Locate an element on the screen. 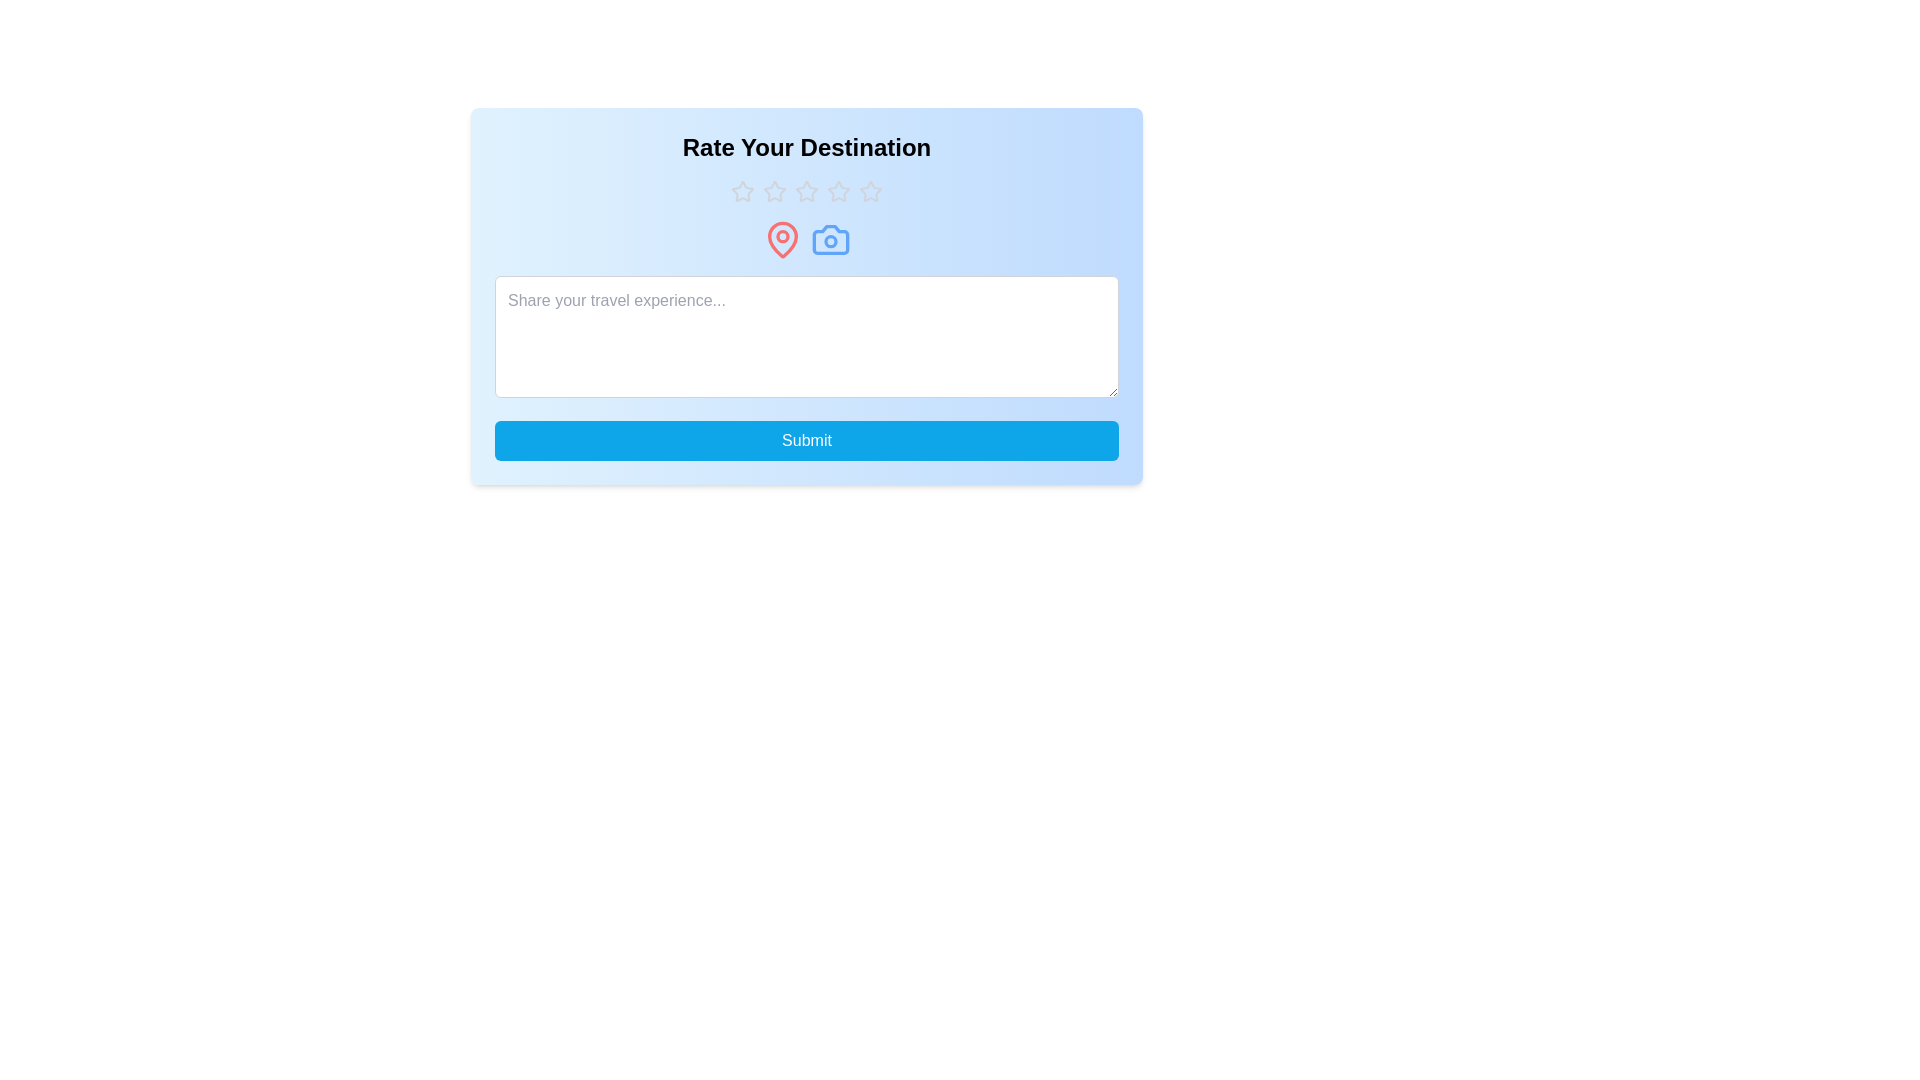  the rating to 5 stars by clicking on the corresponding star is located at coordinates (870, 192).